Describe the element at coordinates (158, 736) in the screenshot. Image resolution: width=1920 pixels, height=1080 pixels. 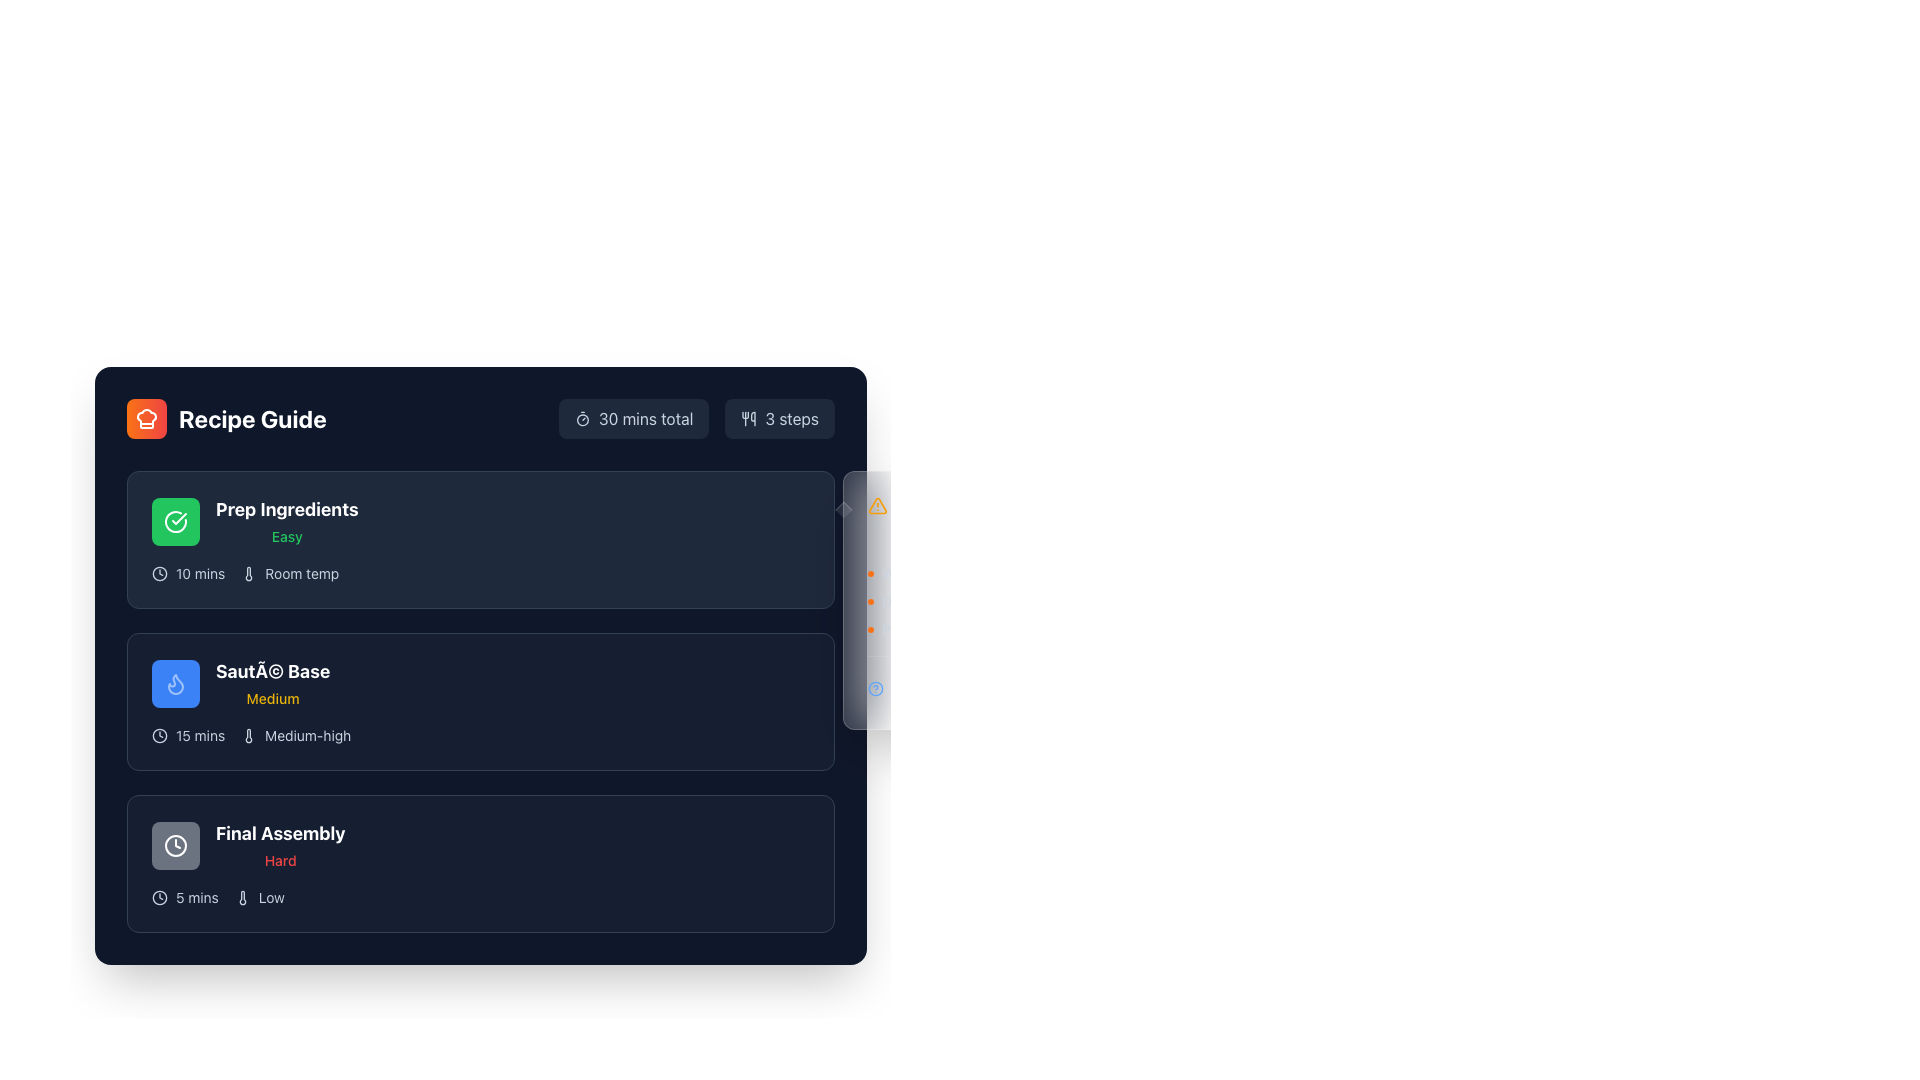
I see `the clock icon, which is a minimalistic styled icon located in the second block under the title 'Sauté Base', to perform an action in its context` at that location.